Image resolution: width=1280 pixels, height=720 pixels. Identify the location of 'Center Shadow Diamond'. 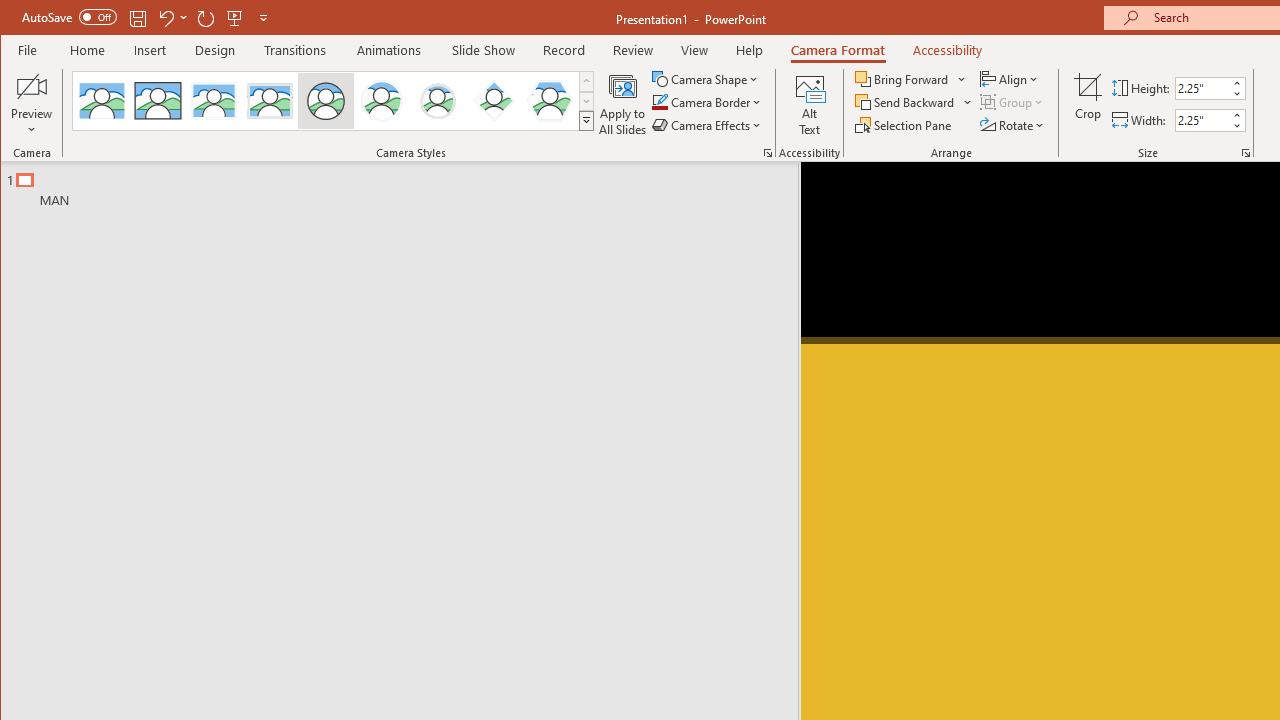
(494, 100).